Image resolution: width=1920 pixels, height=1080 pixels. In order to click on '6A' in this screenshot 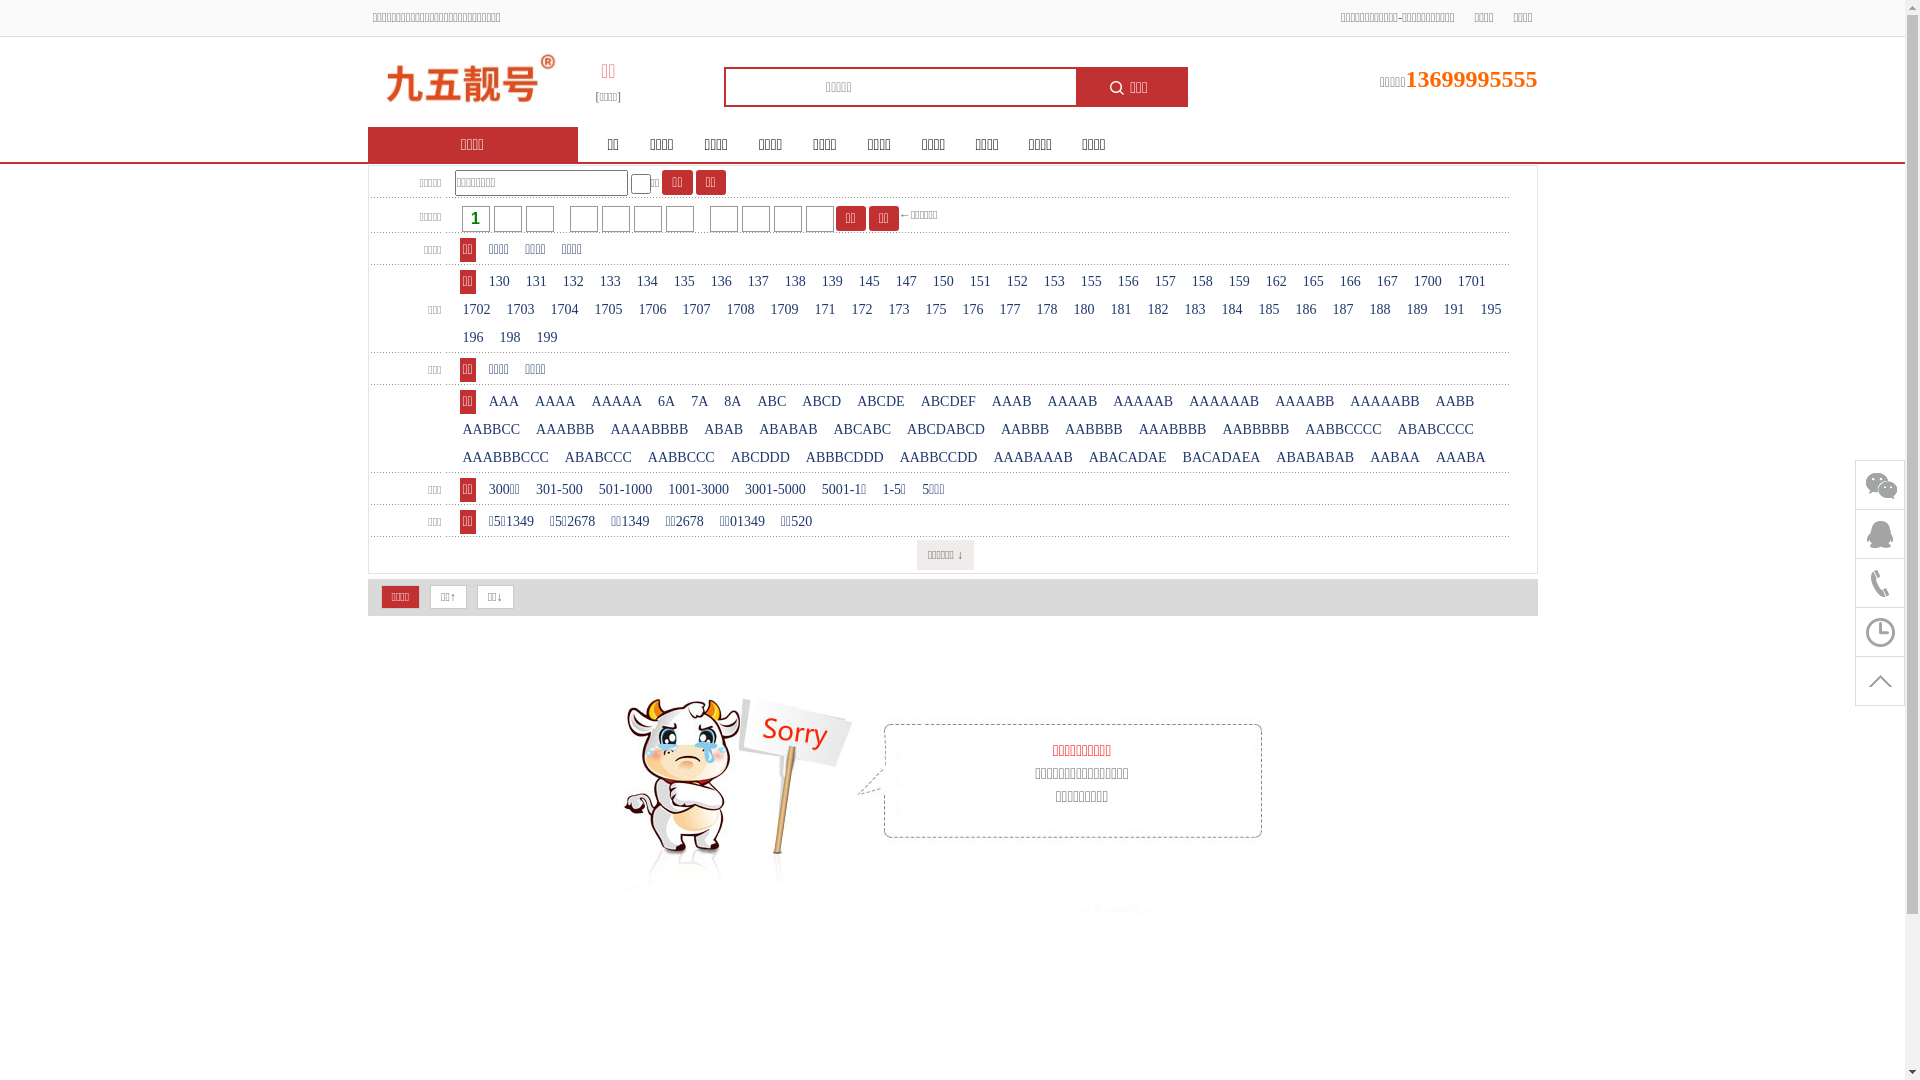, I will do `click(666, 401)`.